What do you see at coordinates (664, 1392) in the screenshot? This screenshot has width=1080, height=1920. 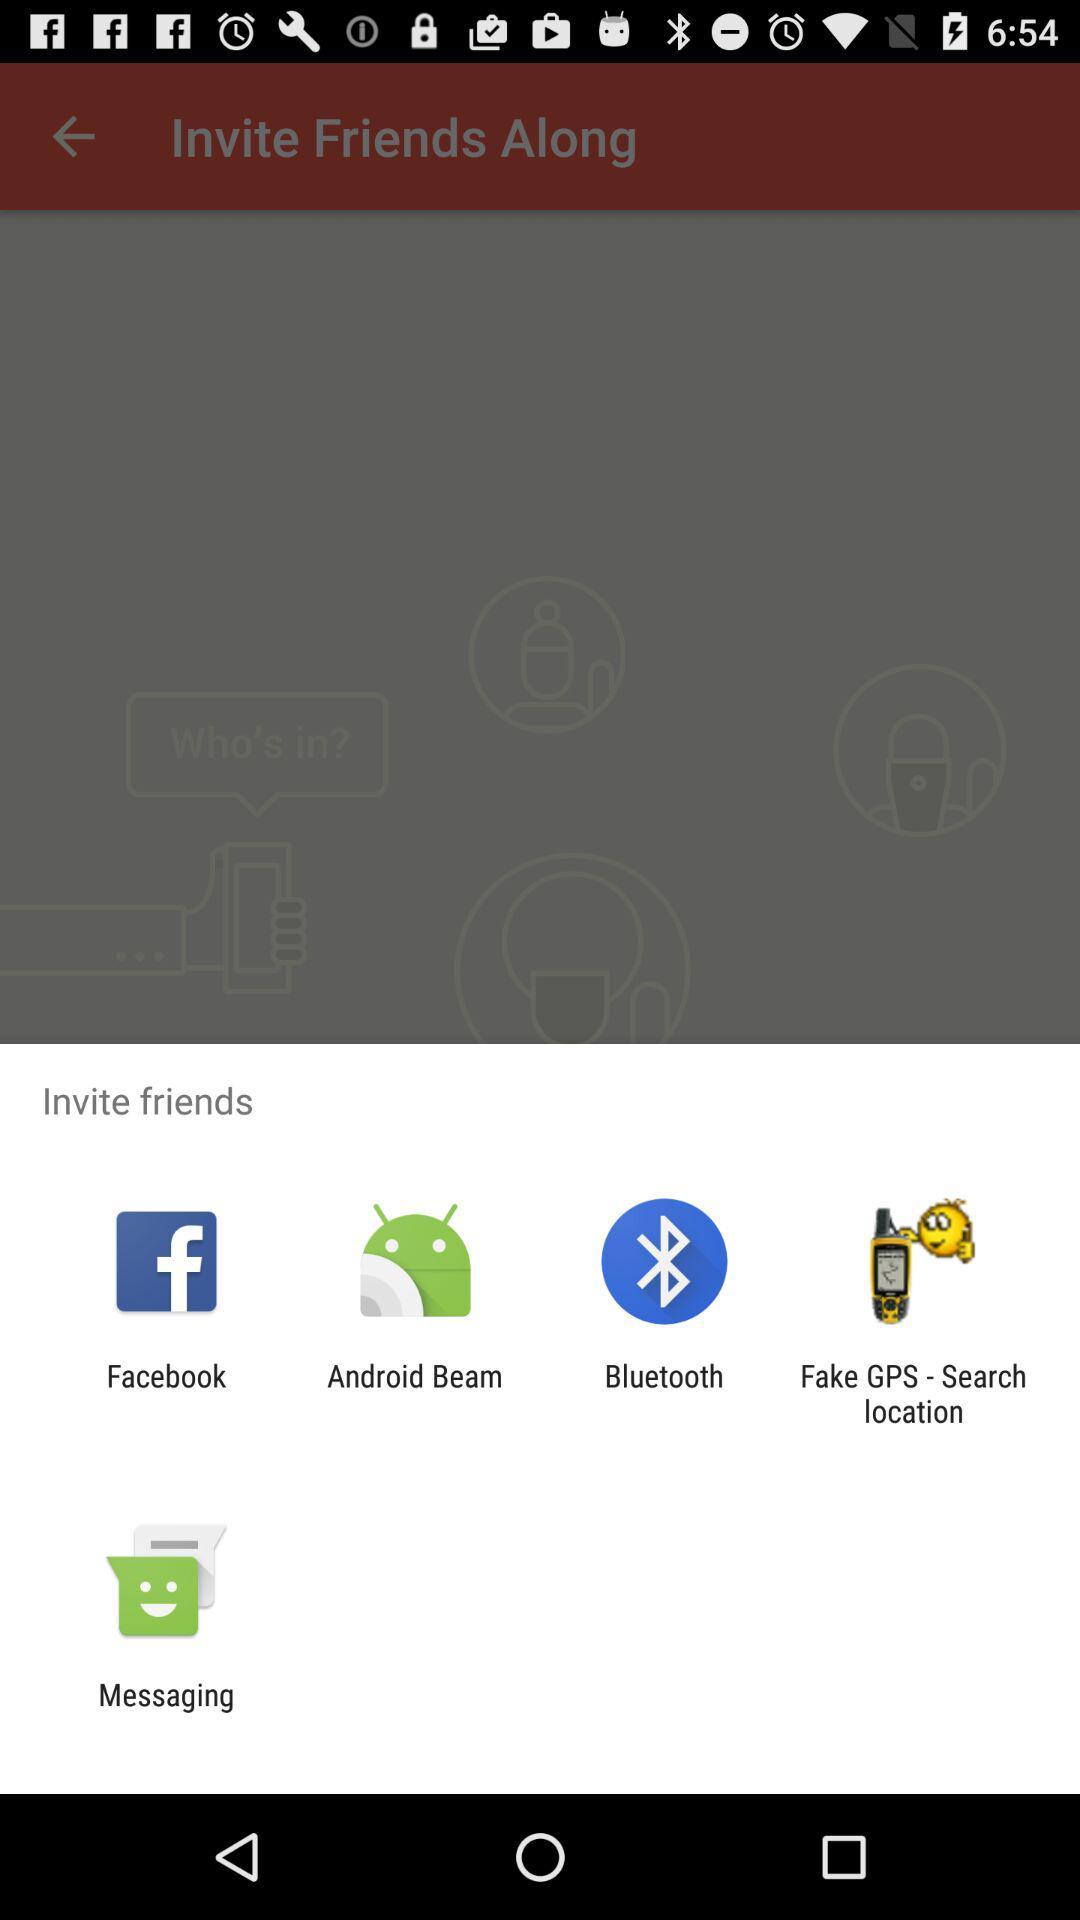 I see `icon to the right of the android beam item` at bounding box center [664, 1392].